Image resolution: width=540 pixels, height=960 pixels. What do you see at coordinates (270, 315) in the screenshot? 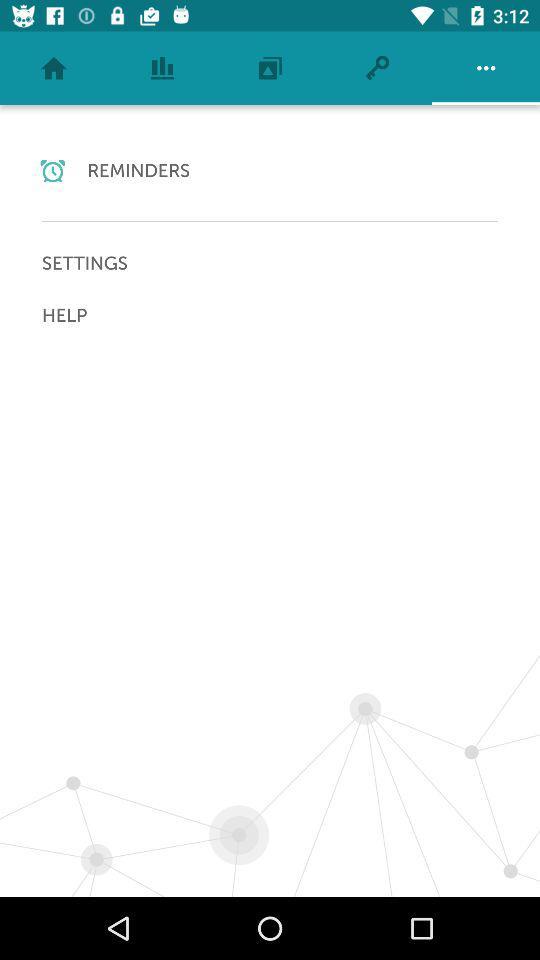
I see `the item below the settings` at bounding box center [270, 315].